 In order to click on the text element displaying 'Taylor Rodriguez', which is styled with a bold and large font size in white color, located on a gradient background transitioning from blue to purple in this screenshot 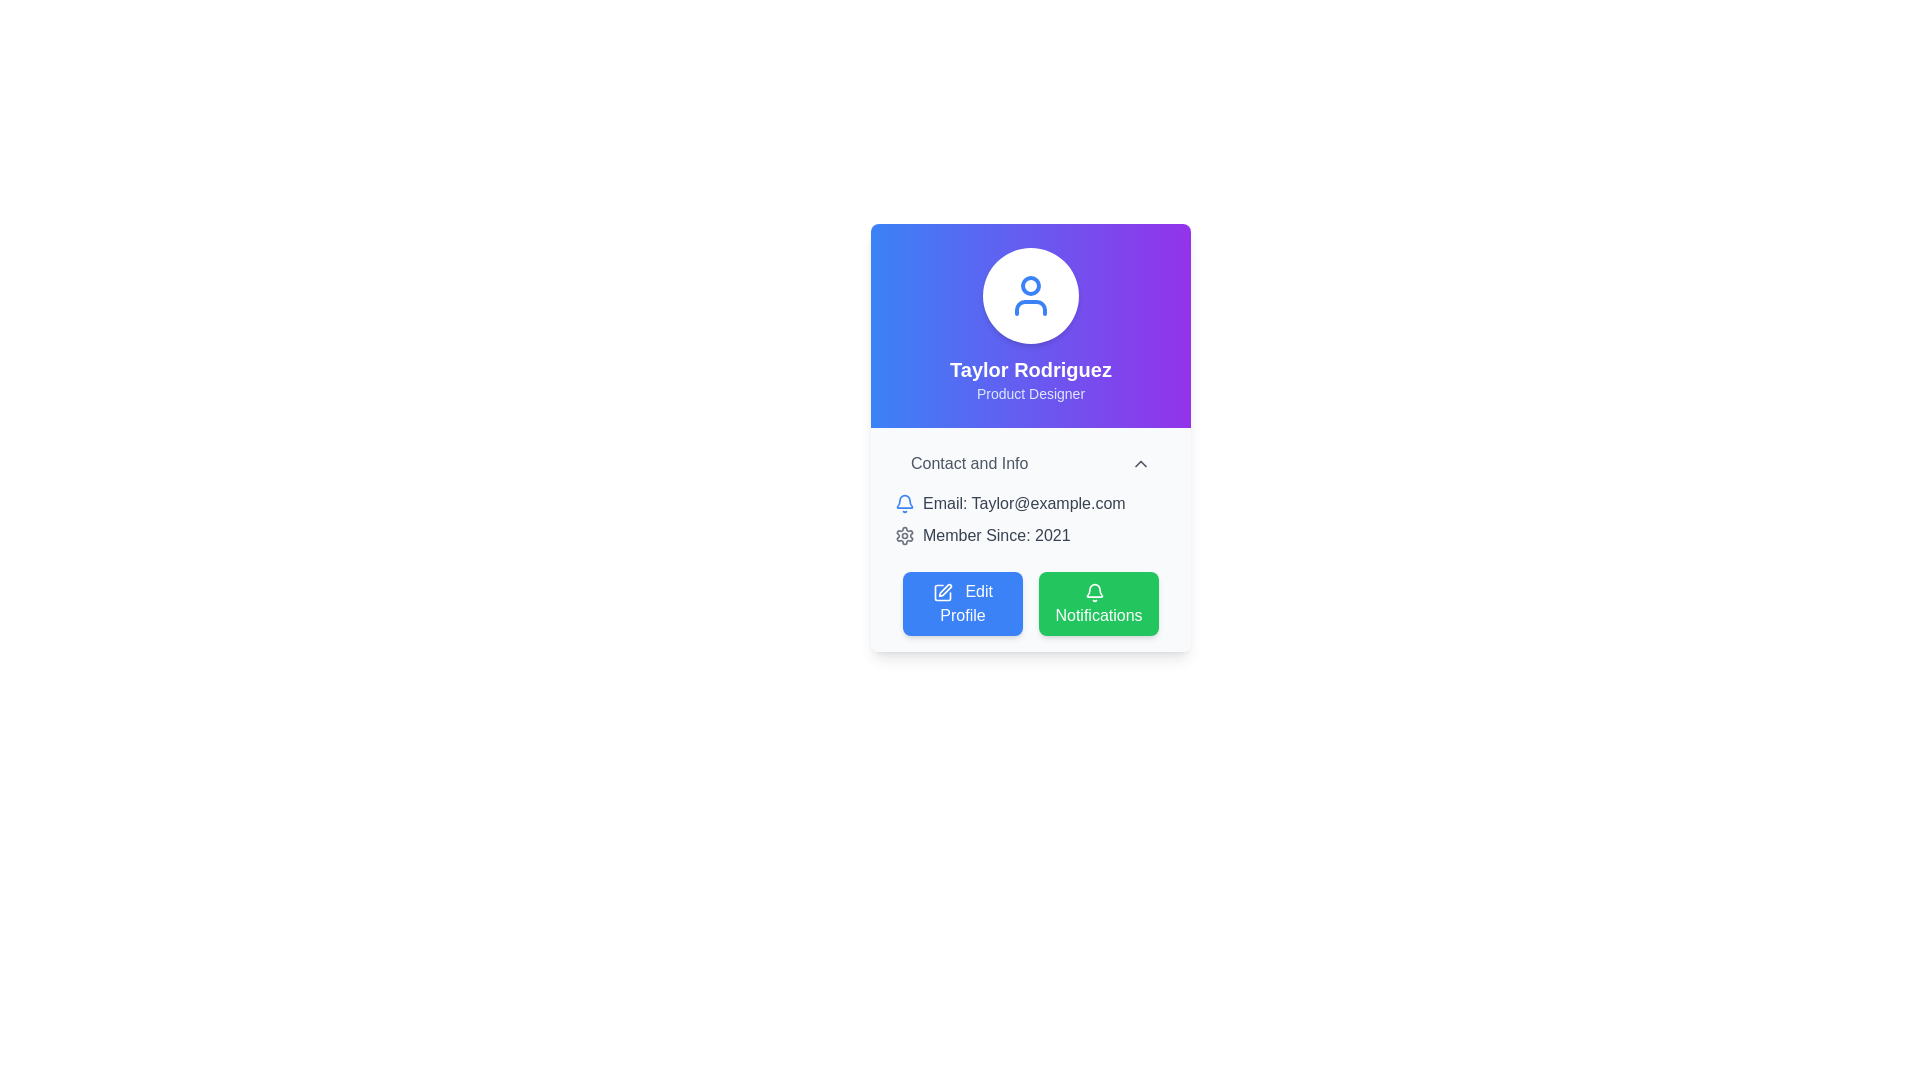, I will do `click(1031, 370)`.